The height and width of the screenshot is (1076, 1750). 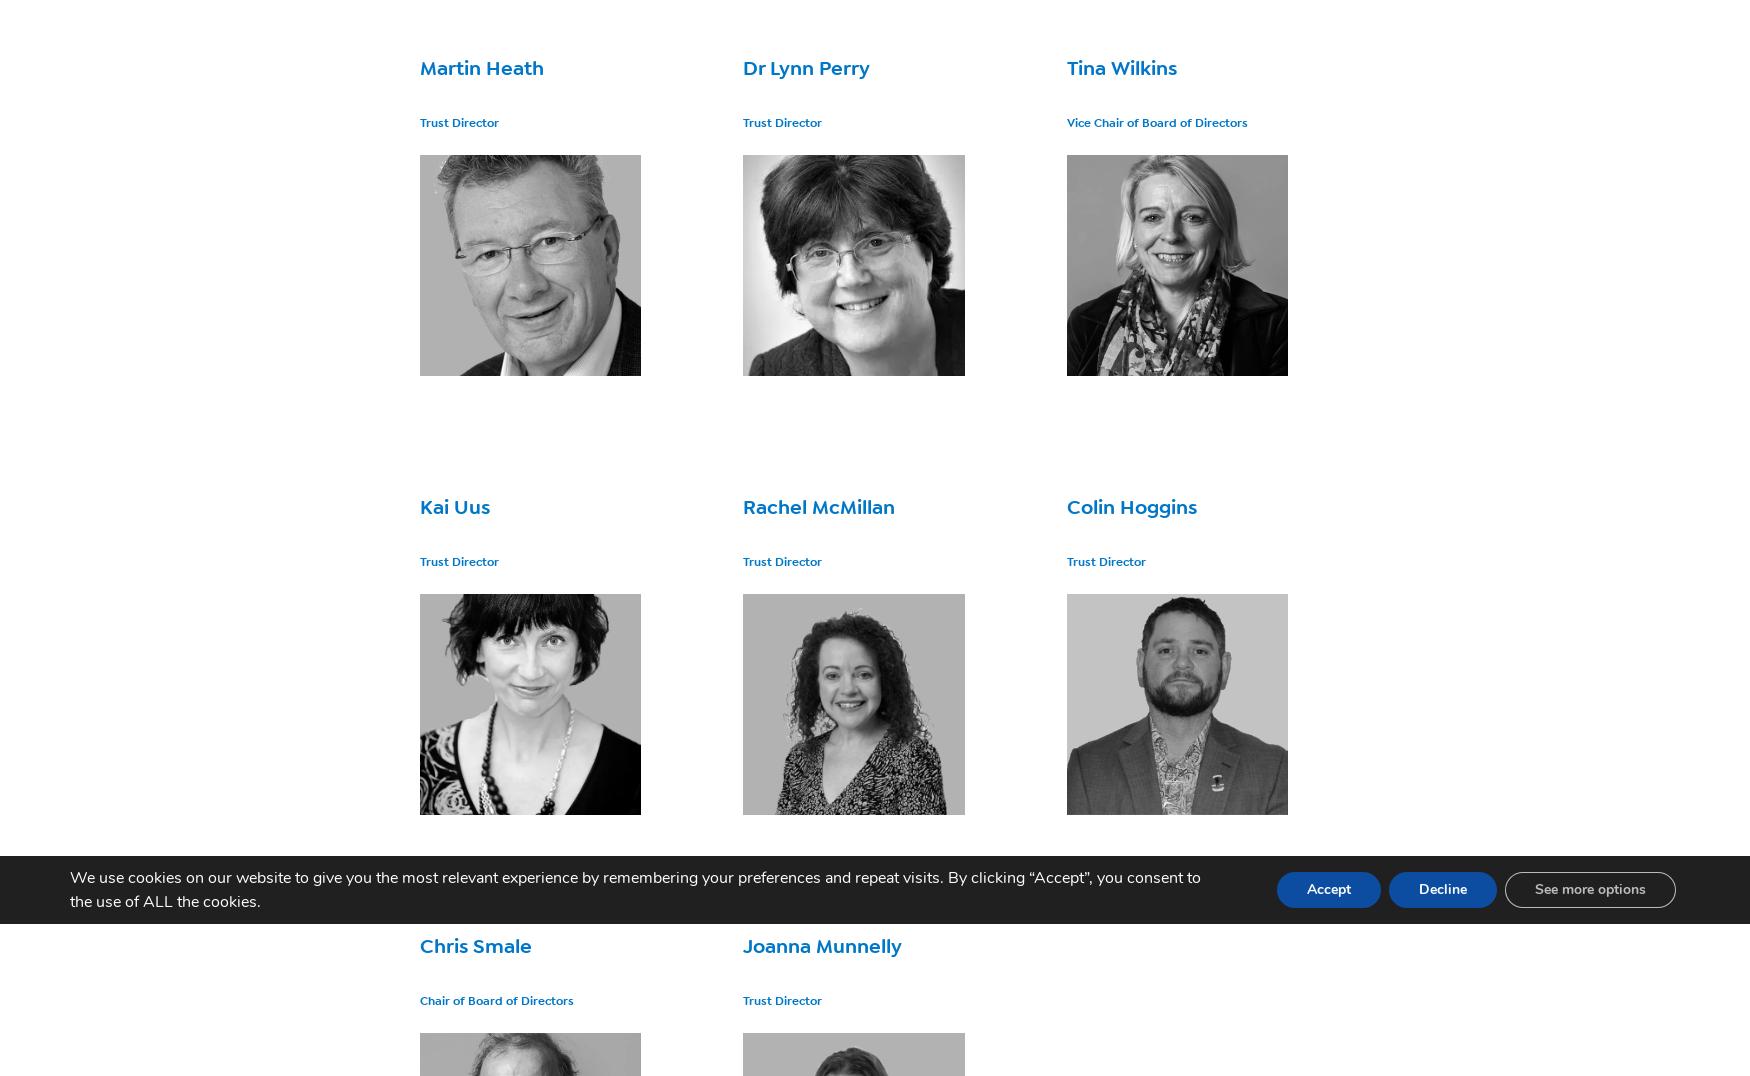 I want to click on 'We use cookies on our website to give you the most relevant experience by remembering your preferences and repeat visits. By clicking “Accept”, you consent to the use of ALL the cookies.', so click(x=634, y=889).